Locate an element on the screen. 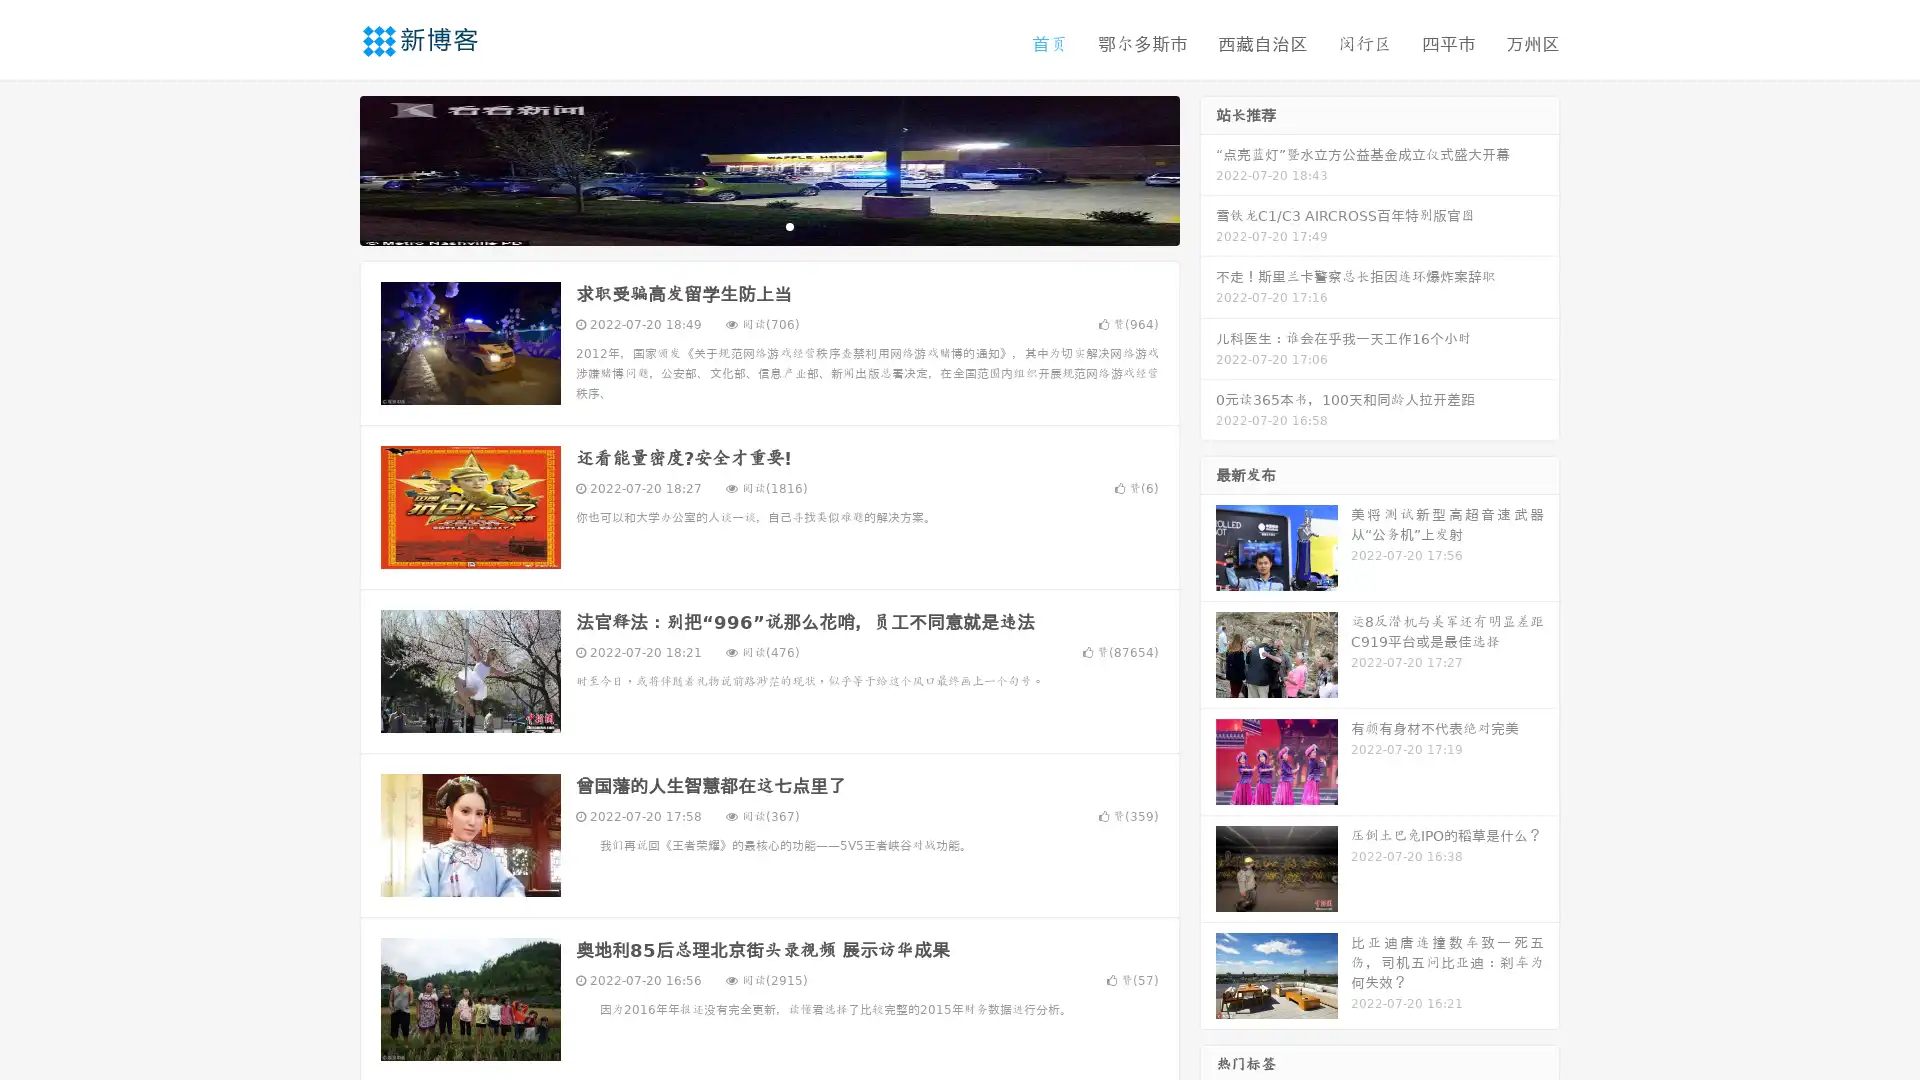  Go to slide 3 is located at coordinates (789, 225).